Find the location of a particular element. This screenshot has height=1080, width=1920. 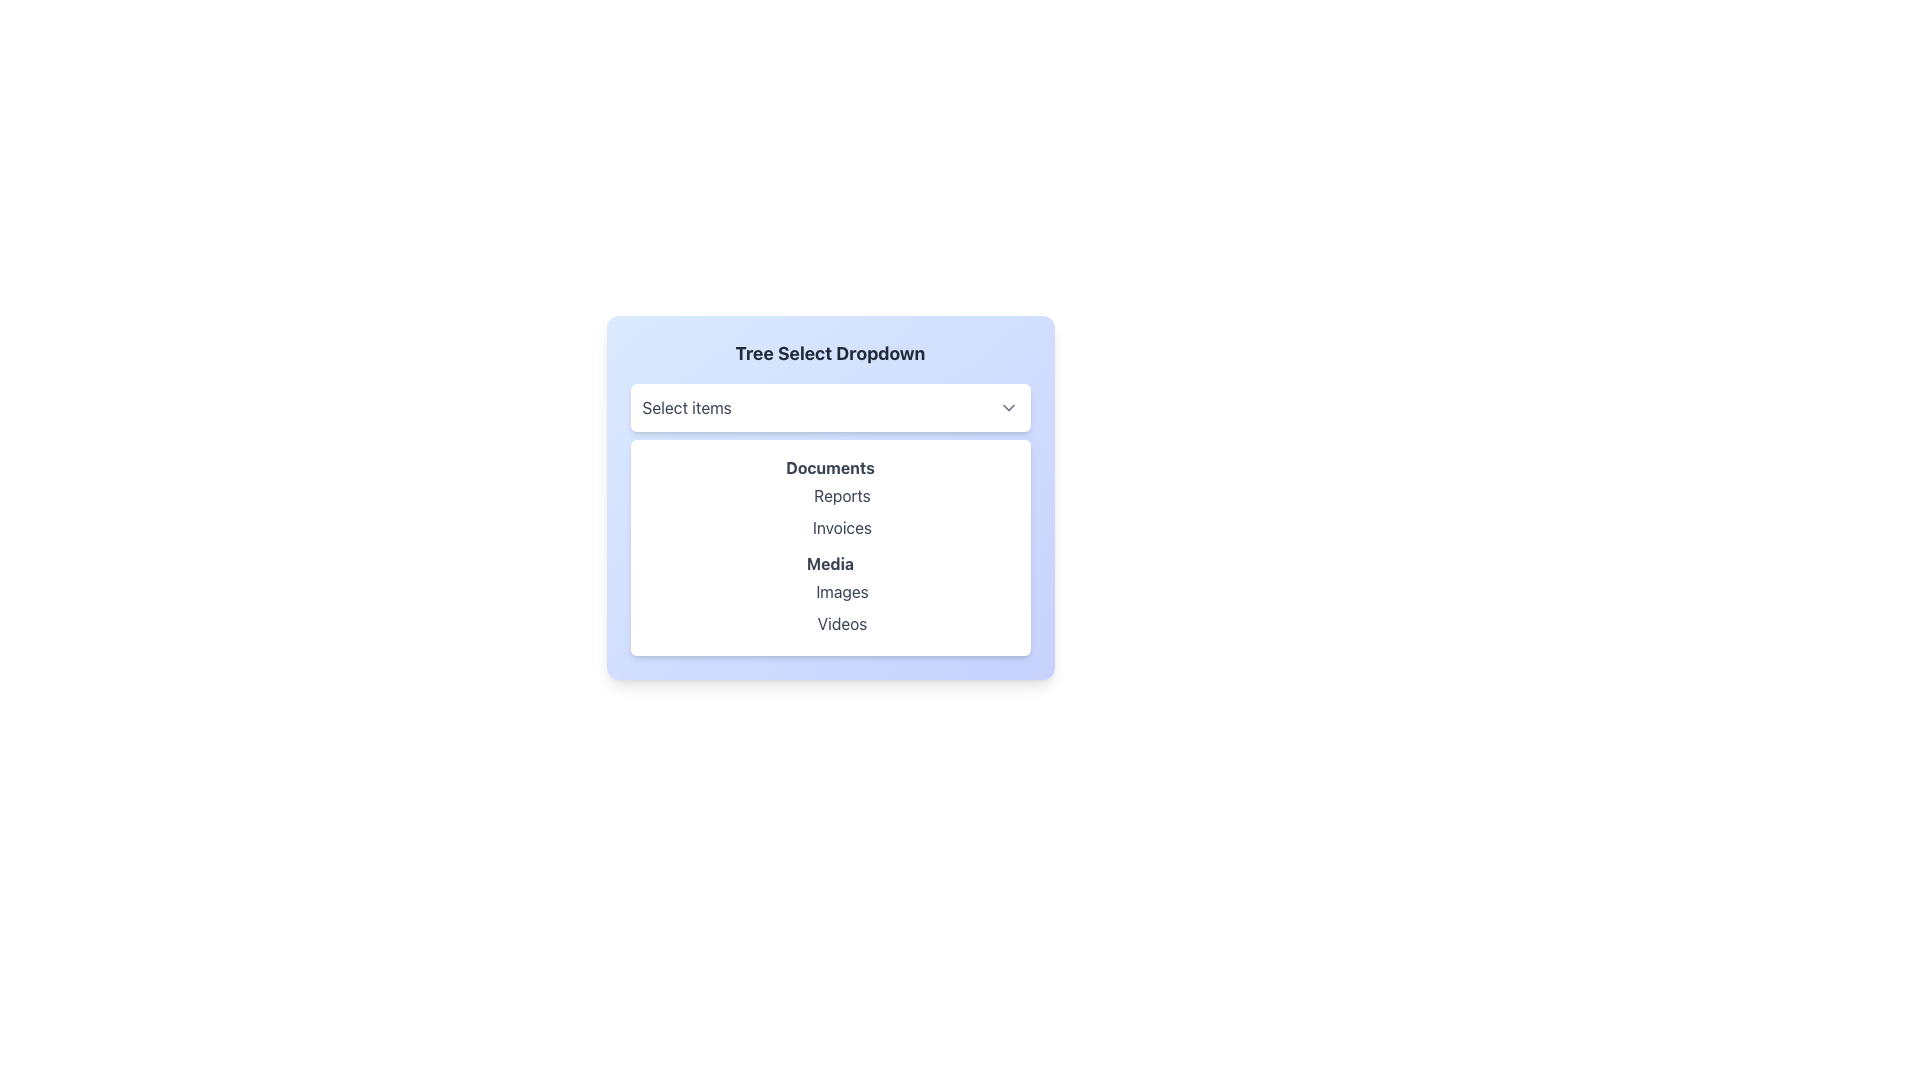

the 'Reports' option in the dropdown menu, which is the first option labeled 'Documents' located above 'Invoices' is located at coordinates (838, 495).